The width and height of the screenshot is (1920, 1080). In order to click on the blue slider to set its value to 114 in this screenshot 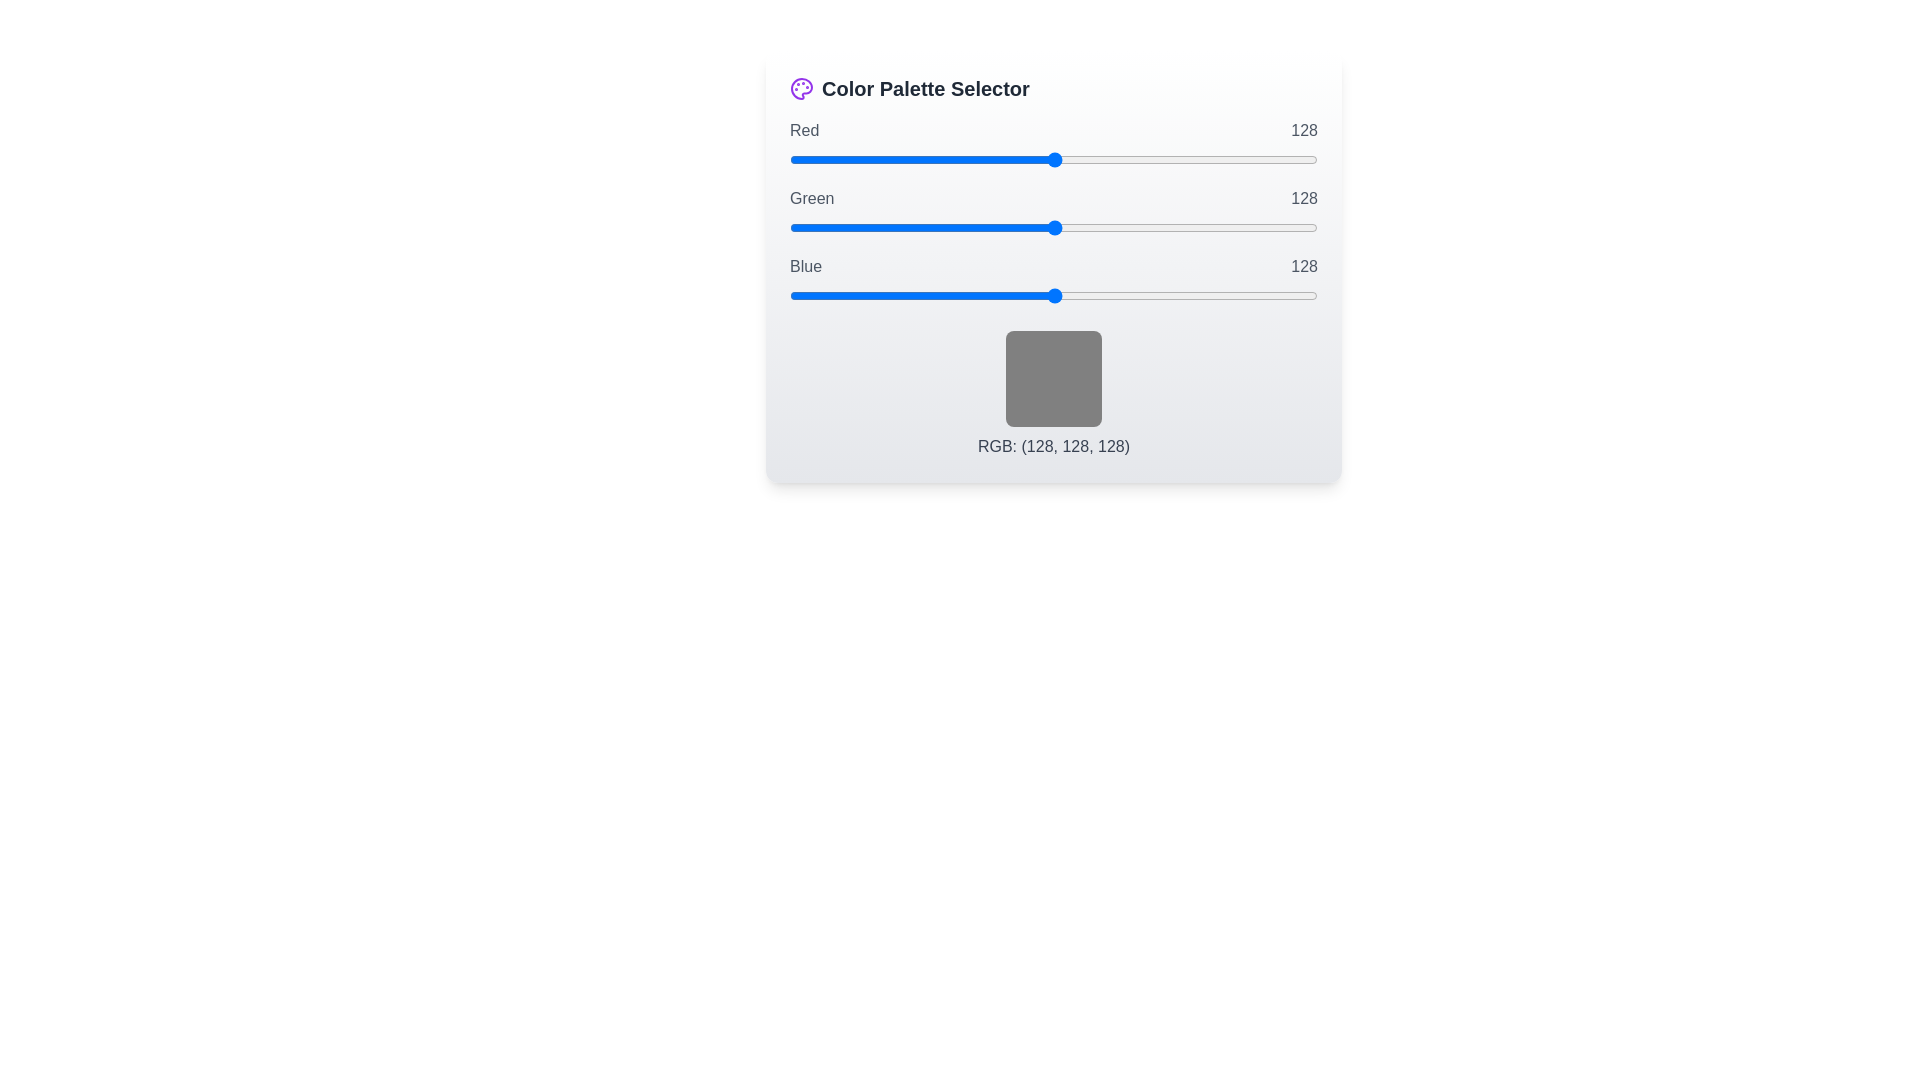, I will do `click(1026, 296)`.